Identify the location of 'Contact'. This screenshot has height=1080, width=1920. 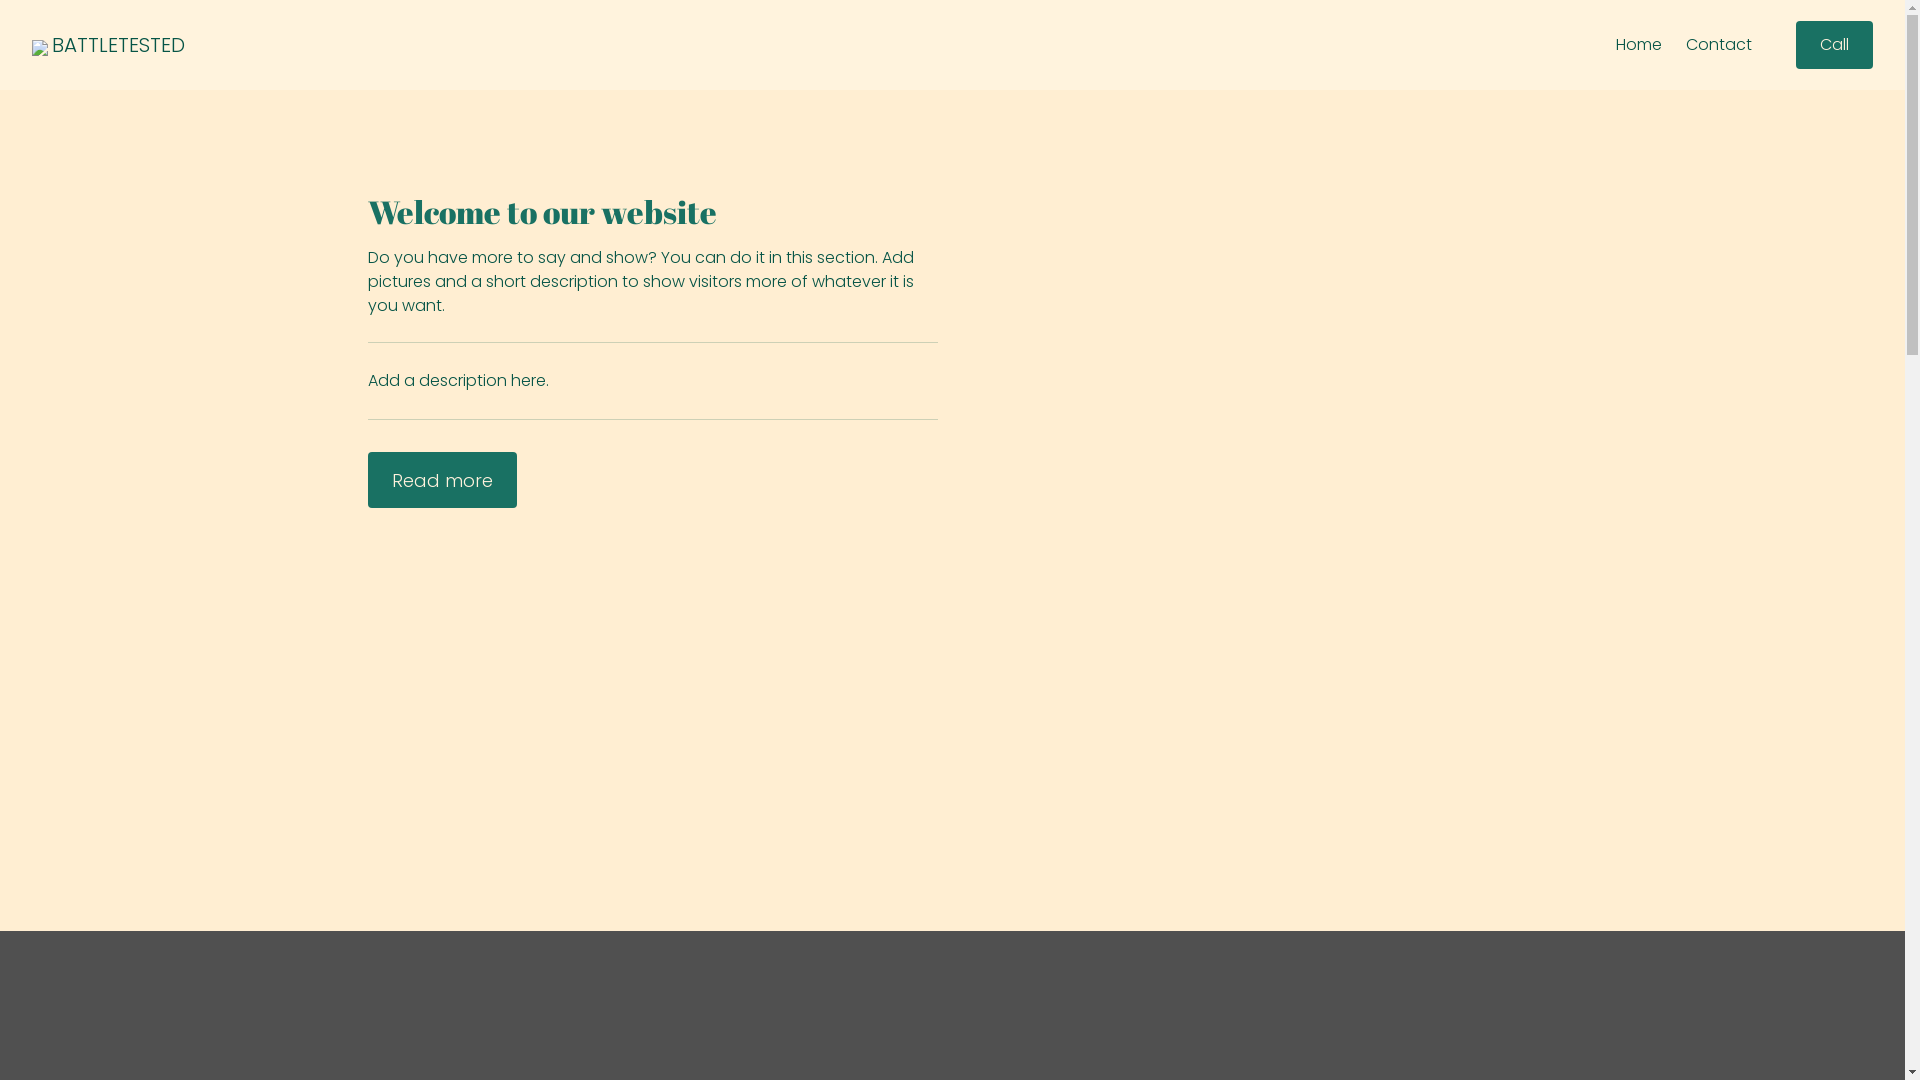
(1717, 45).